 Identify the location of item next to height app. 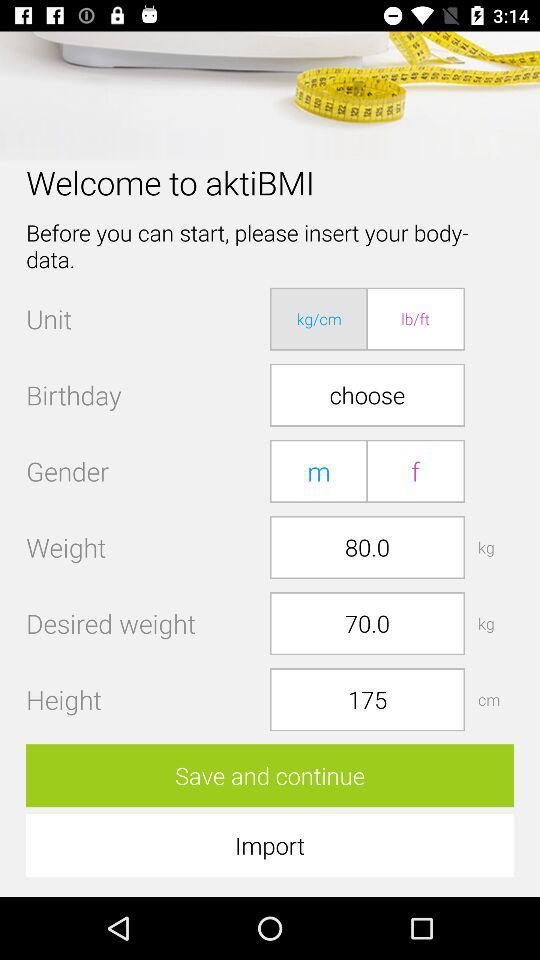
(366, 699).